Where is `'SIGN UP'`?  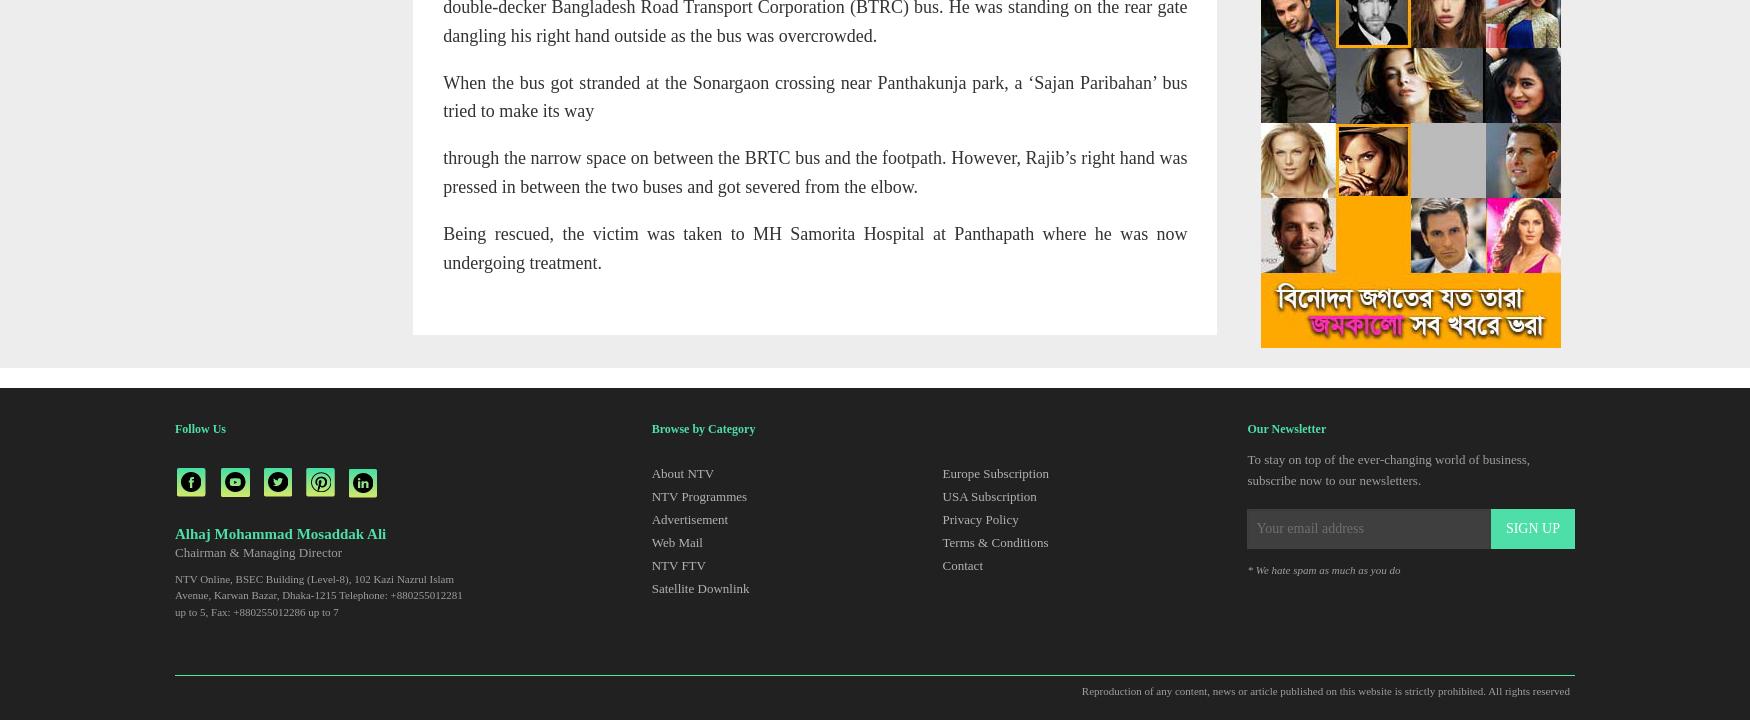
'SIGN UP' is located at coordinates (1530, 527).